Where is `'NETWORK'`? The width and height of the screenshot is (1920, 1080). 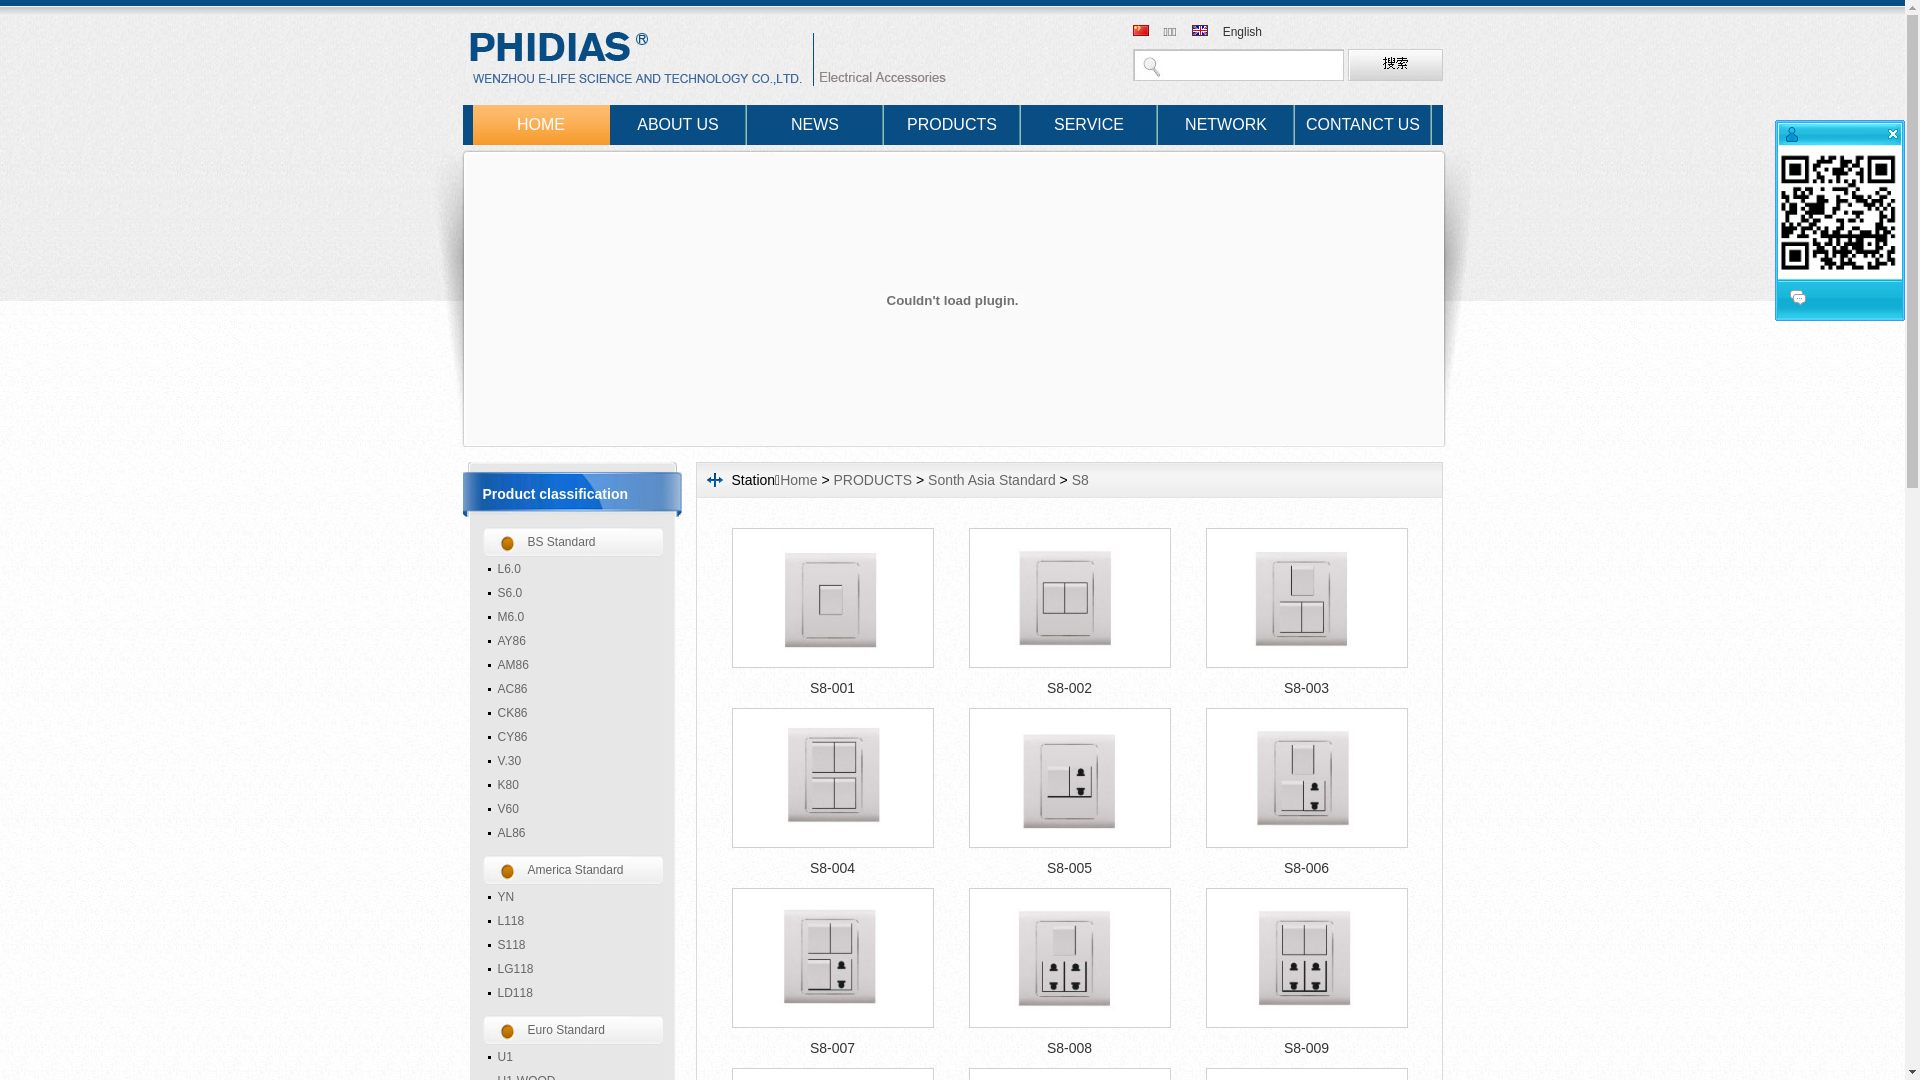
'NETWORK' is located at coordinates (1225, 124).